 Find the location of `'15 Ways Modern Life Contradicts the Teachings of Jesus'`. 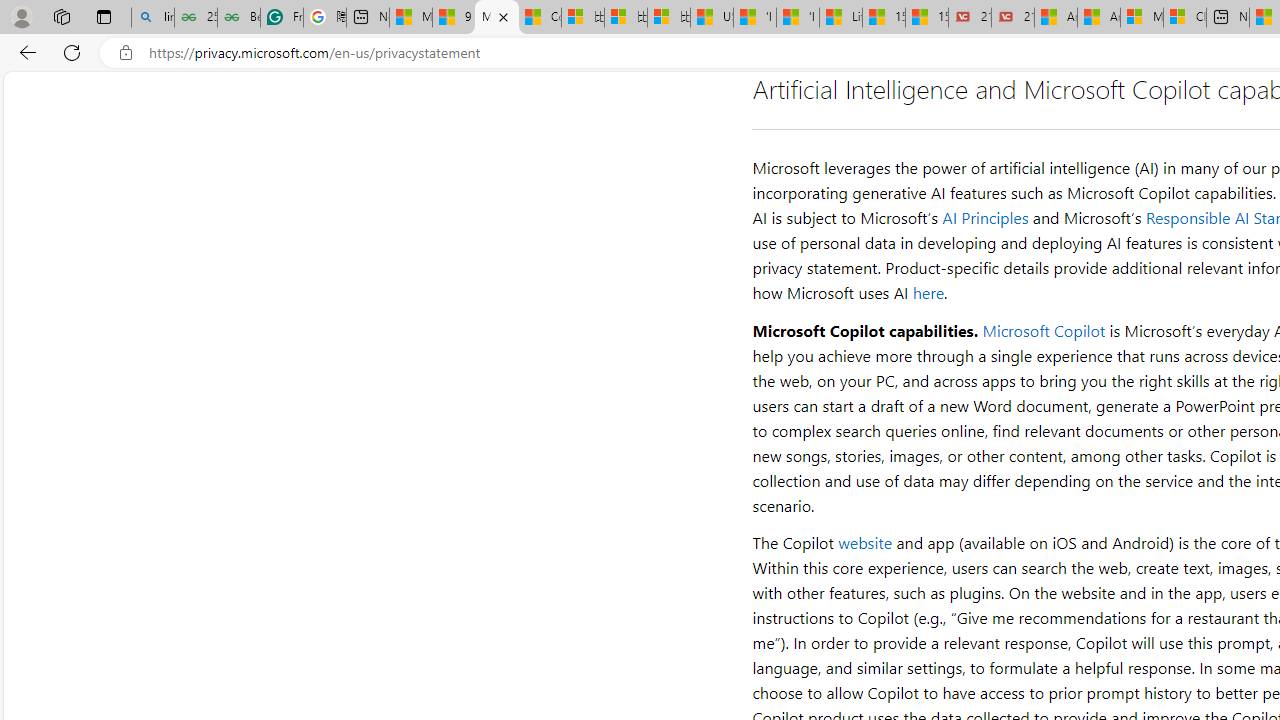

'15 Ways Modern Life Contradicts the Teachings of Jesus' is located at coordinates (926, 17).